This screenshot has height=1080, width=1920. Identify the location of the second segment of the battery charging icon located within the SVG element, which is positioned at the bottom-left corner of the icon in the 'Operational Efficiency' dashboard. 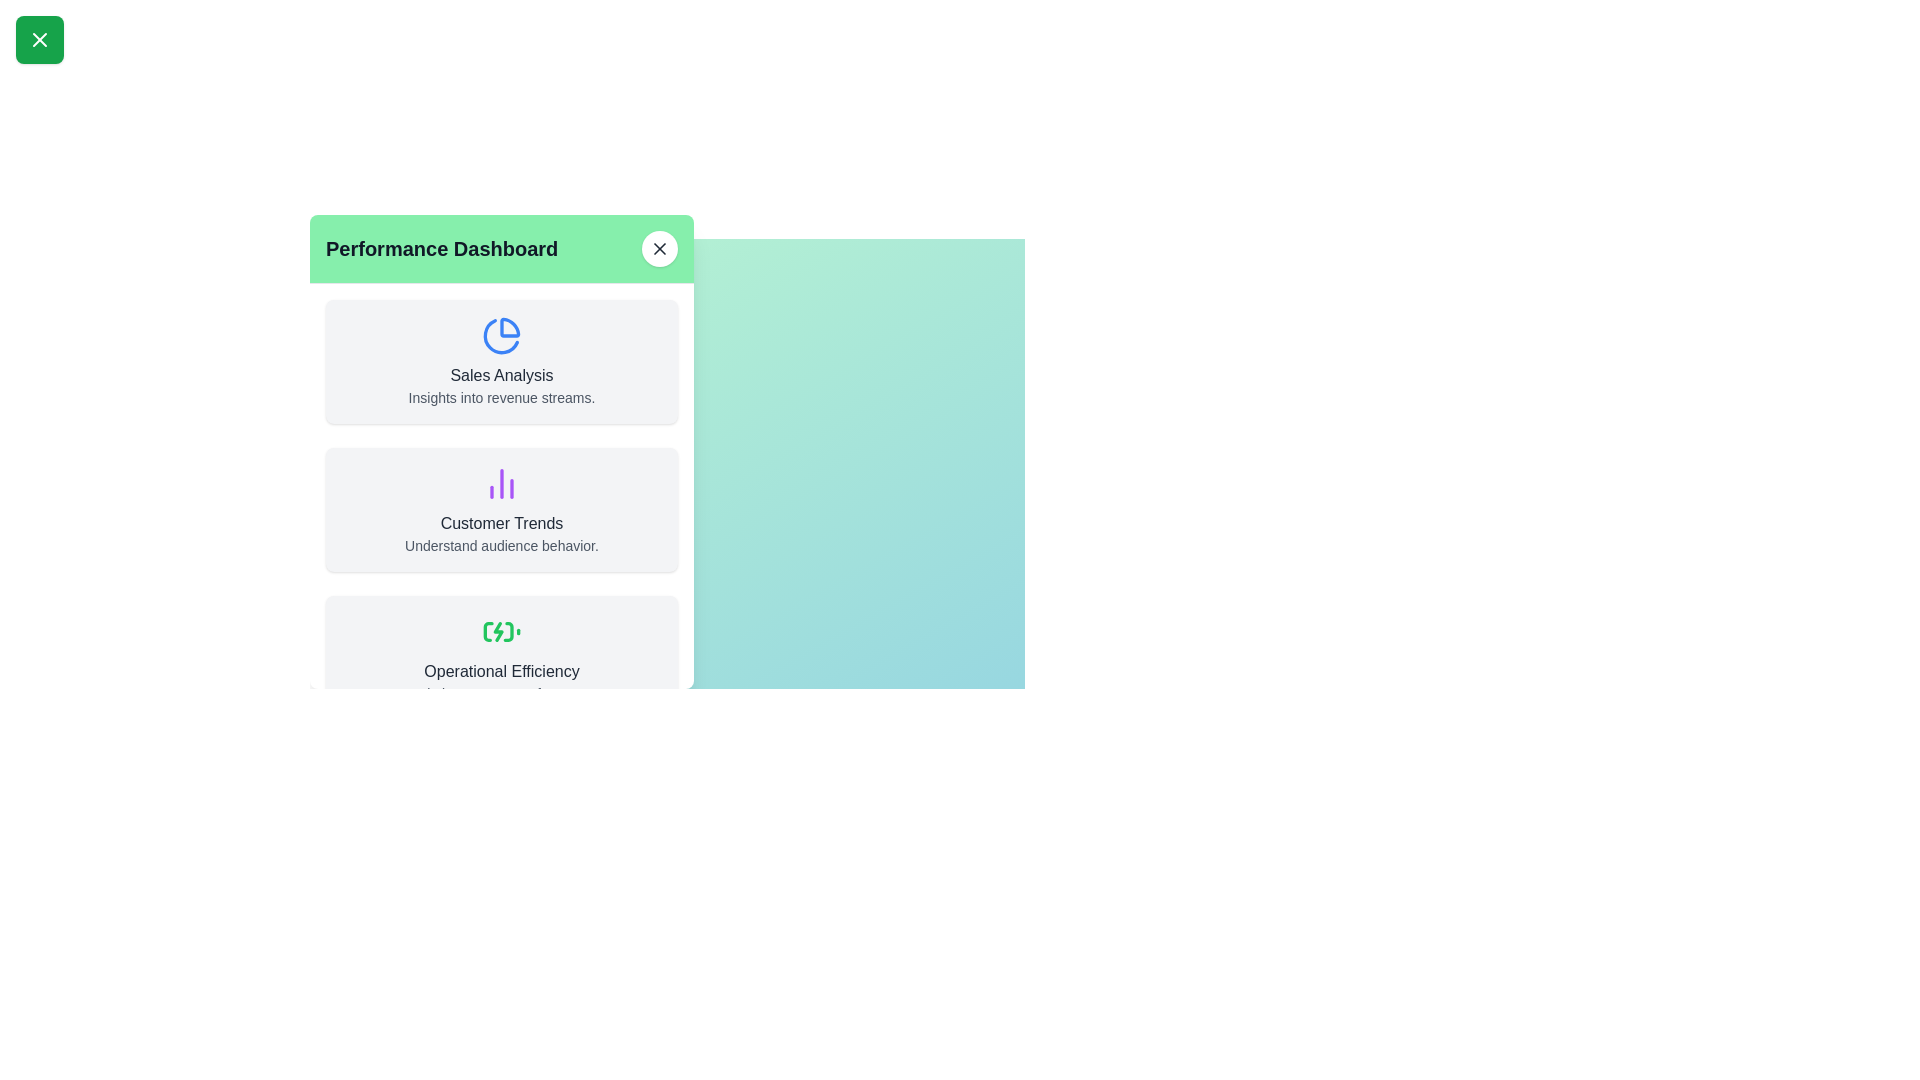
(488, 632).